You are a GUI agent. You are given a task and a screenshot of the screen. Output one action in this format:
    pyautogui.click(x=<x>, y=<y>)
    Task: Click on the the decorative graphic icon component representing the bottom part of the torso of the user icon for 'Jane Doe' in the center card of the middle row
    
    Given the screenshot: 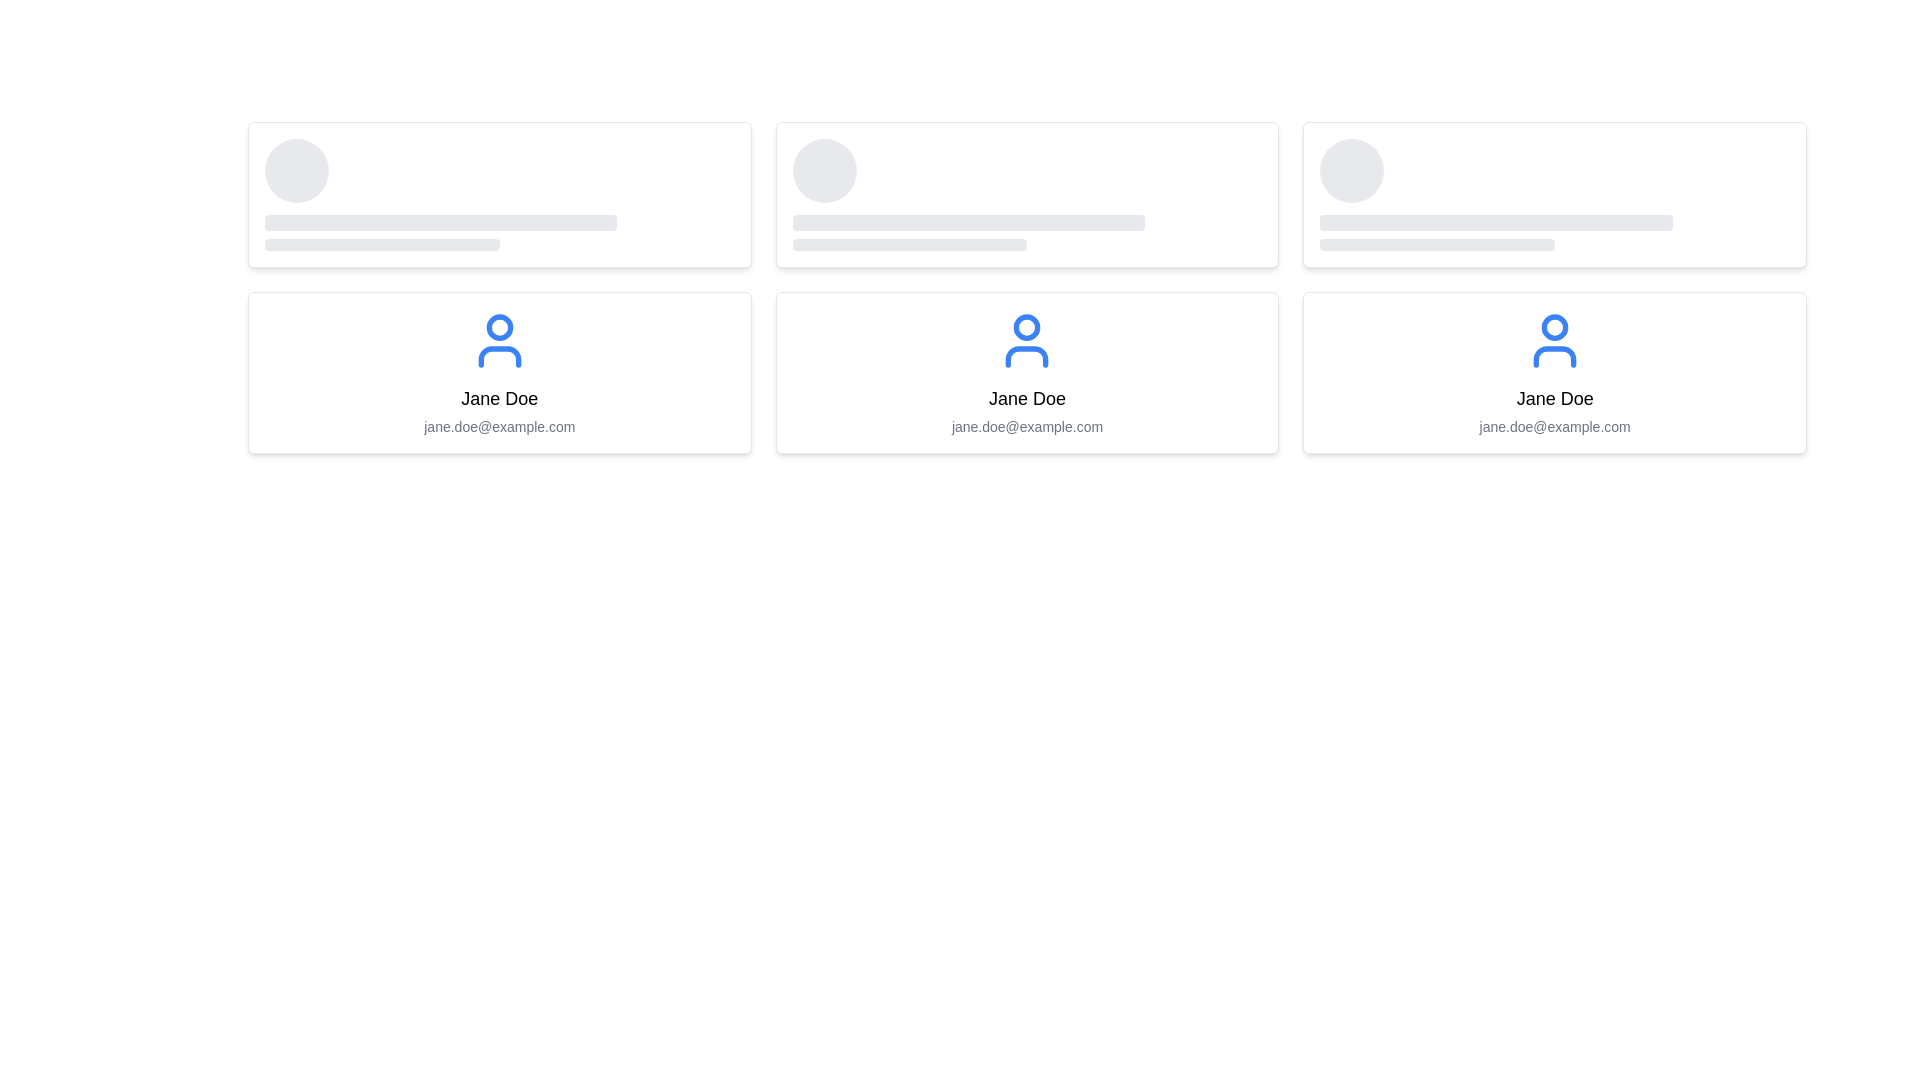 What is the action you would take?
    pyautogui.click(x=1027, y=356)
    